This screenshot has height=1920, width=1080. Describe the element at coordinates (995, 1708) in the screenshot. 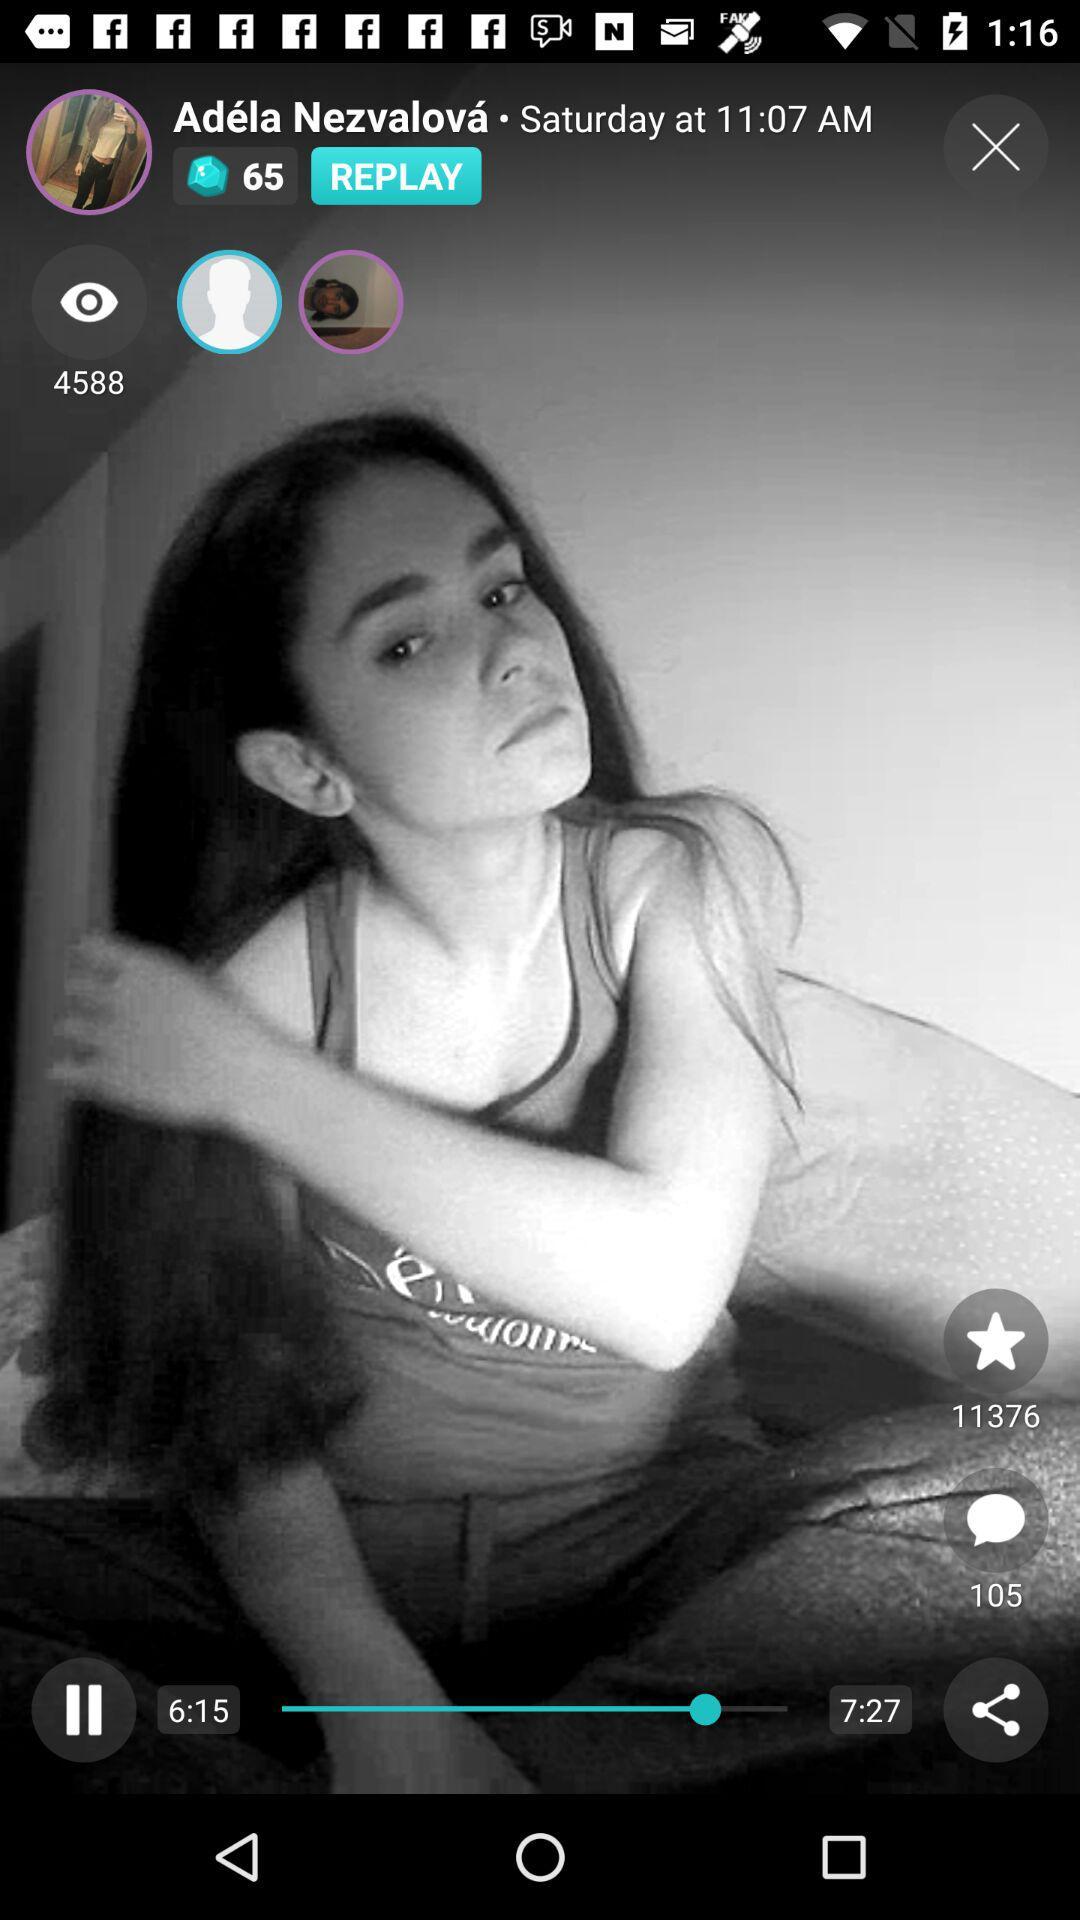

I see `share the article` at that location.